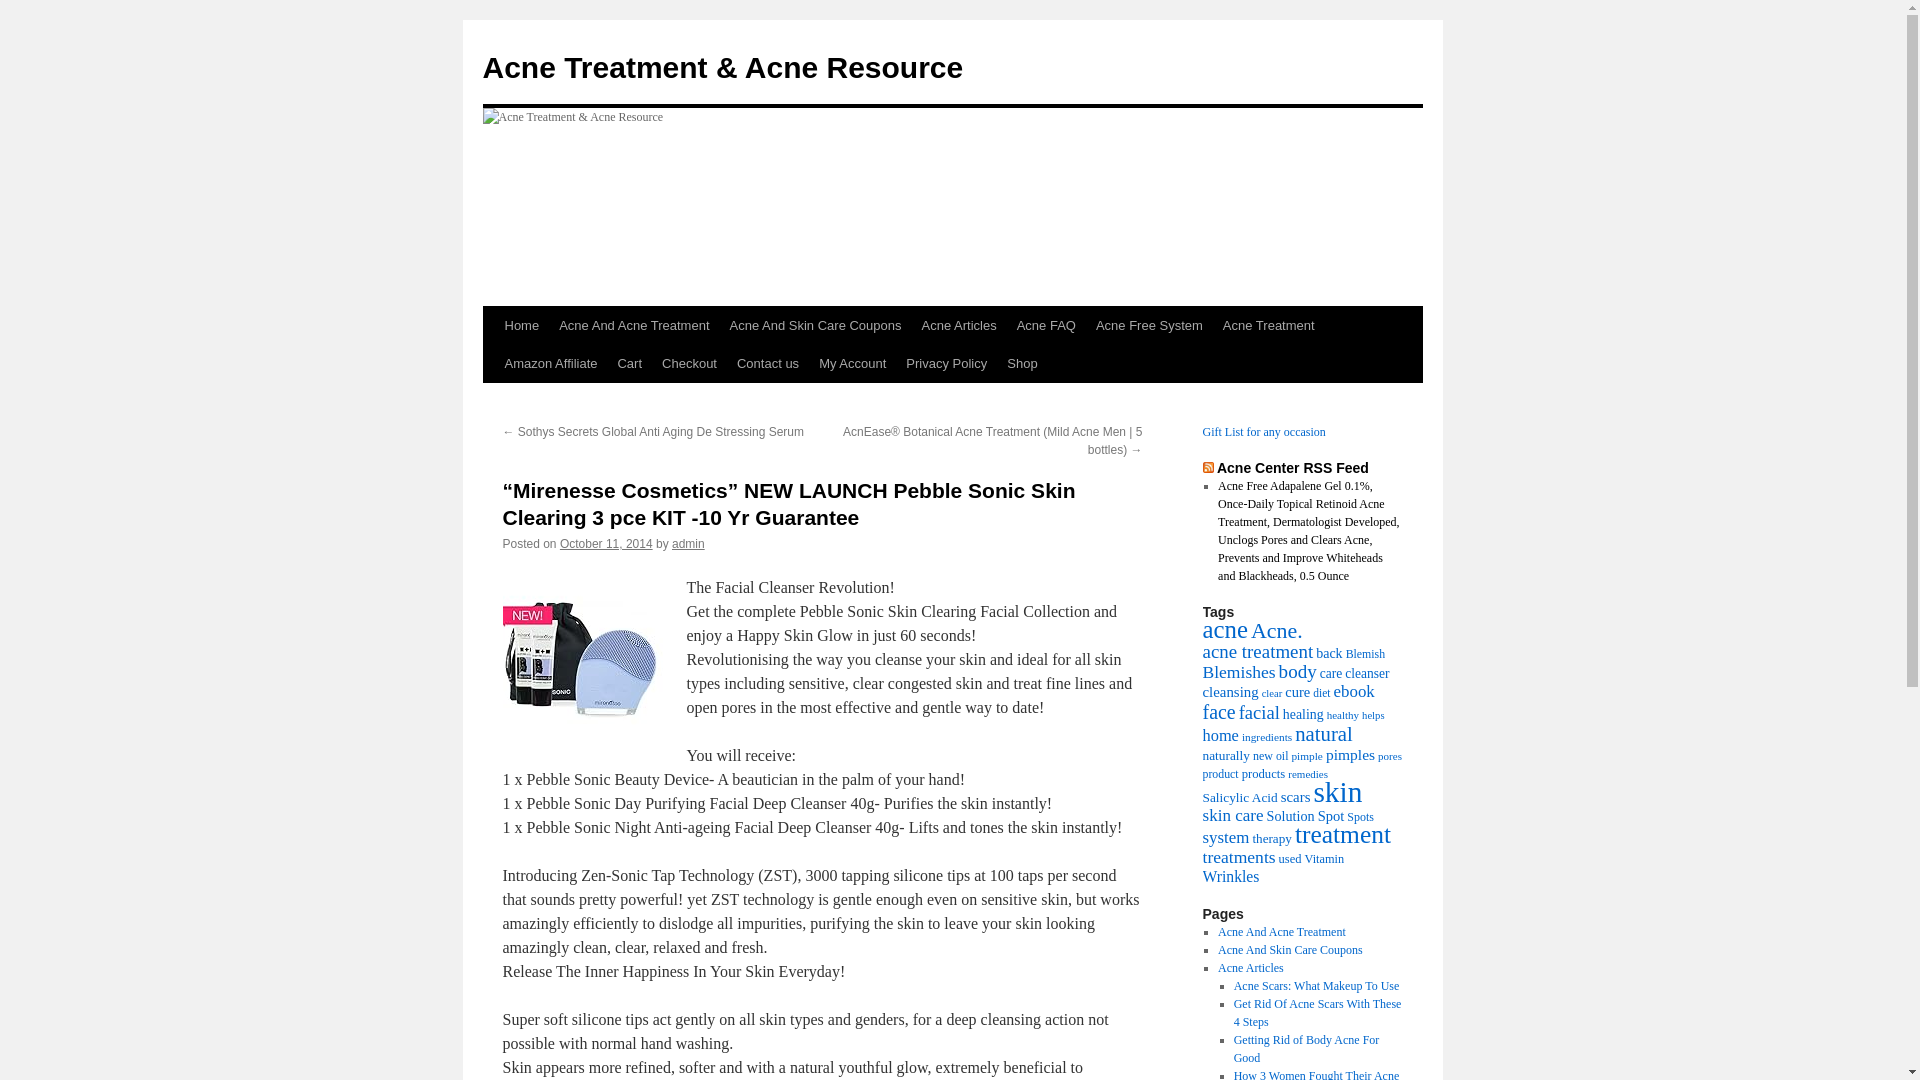 Image resolution: width=1920 pixels, height=1080 pixels. I want to click on 'Gift List for any occasion', so click(1262, 431).